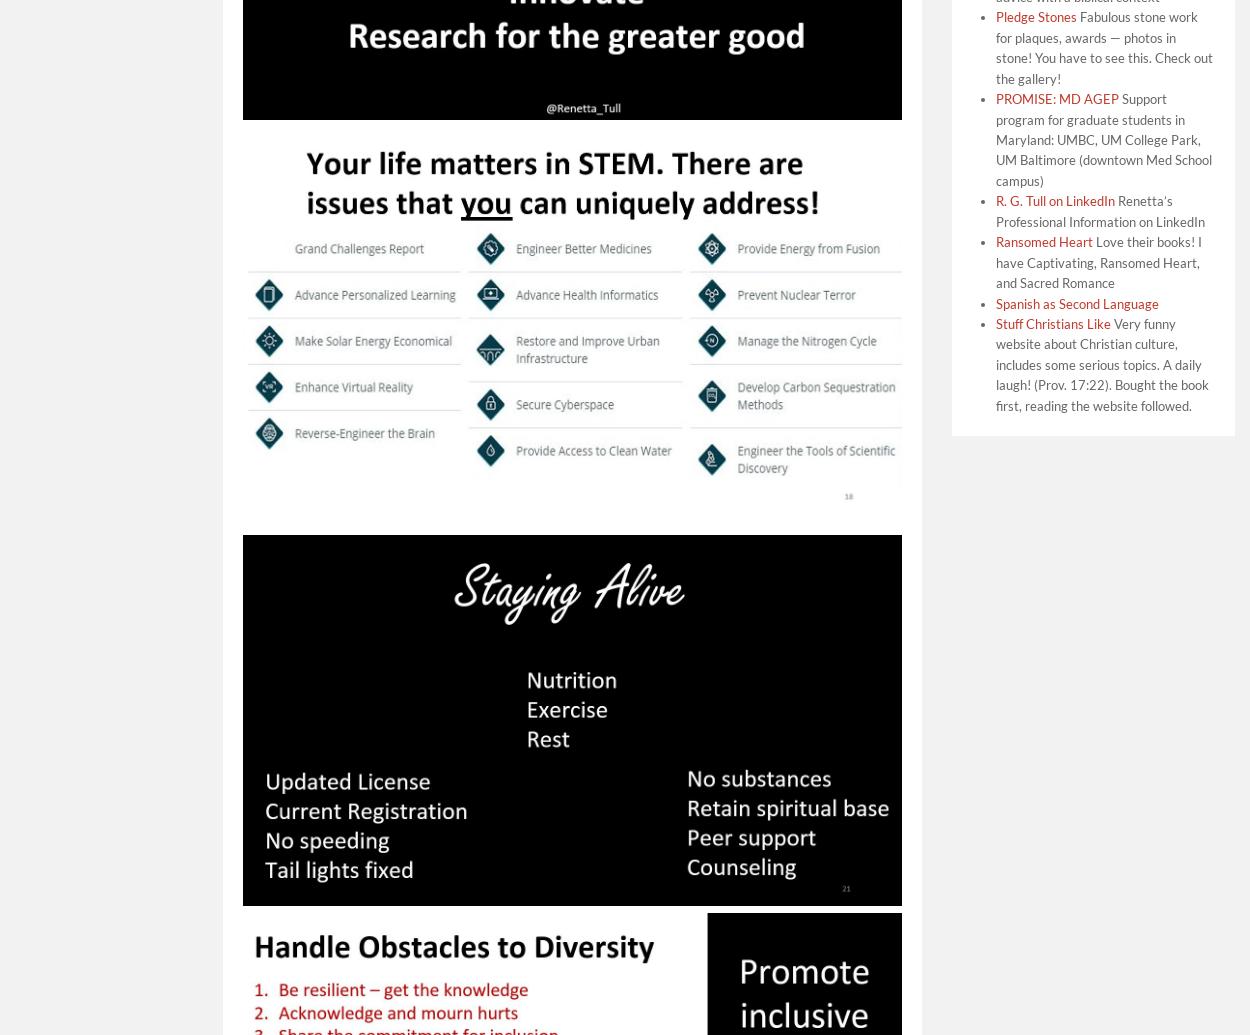 Image resolution: width=1250 pixels, height=1035 pixels. I want to click on 'Spanish as Second Language', so click(1076, 303).